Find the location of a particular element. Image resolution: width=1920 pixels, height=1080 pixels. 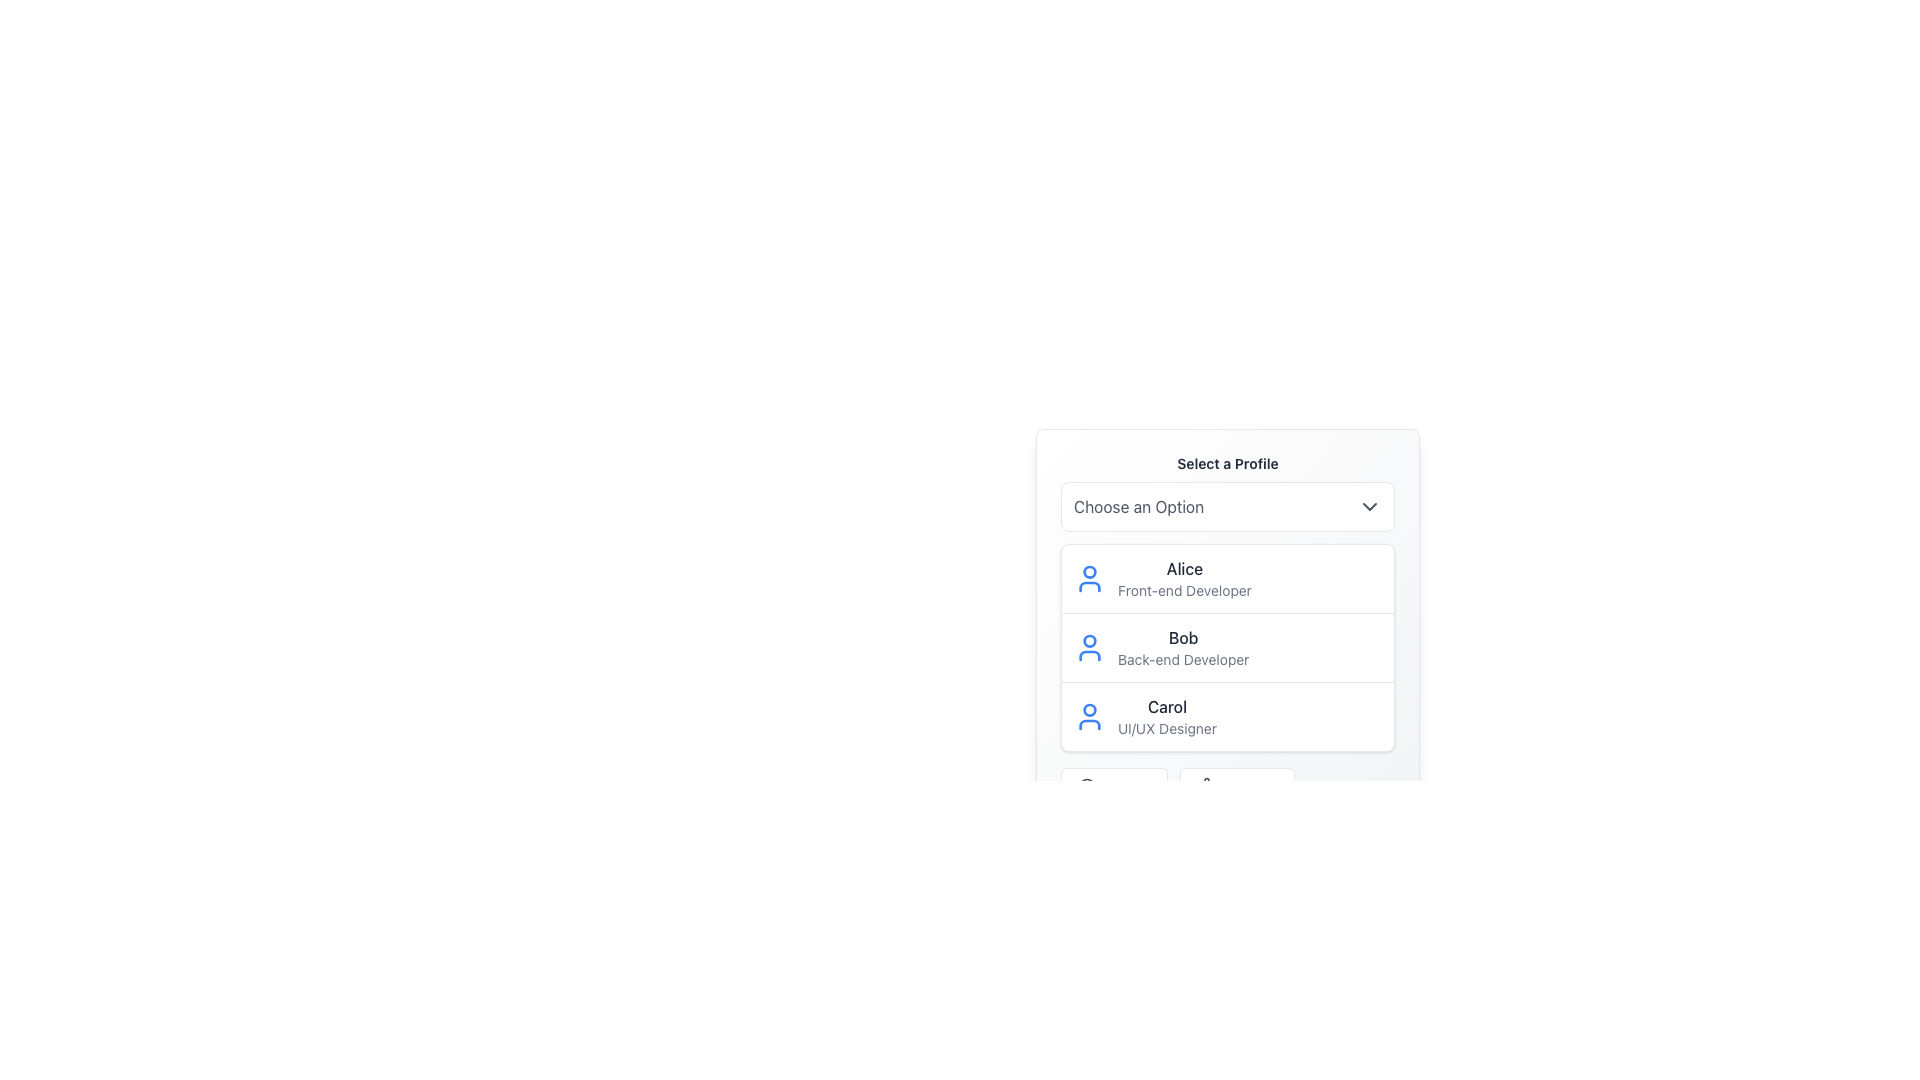

the selectable option representing the profile of 'Carol', identified as a 'UI/UX Designer' is located at coordinates (1145, 716).